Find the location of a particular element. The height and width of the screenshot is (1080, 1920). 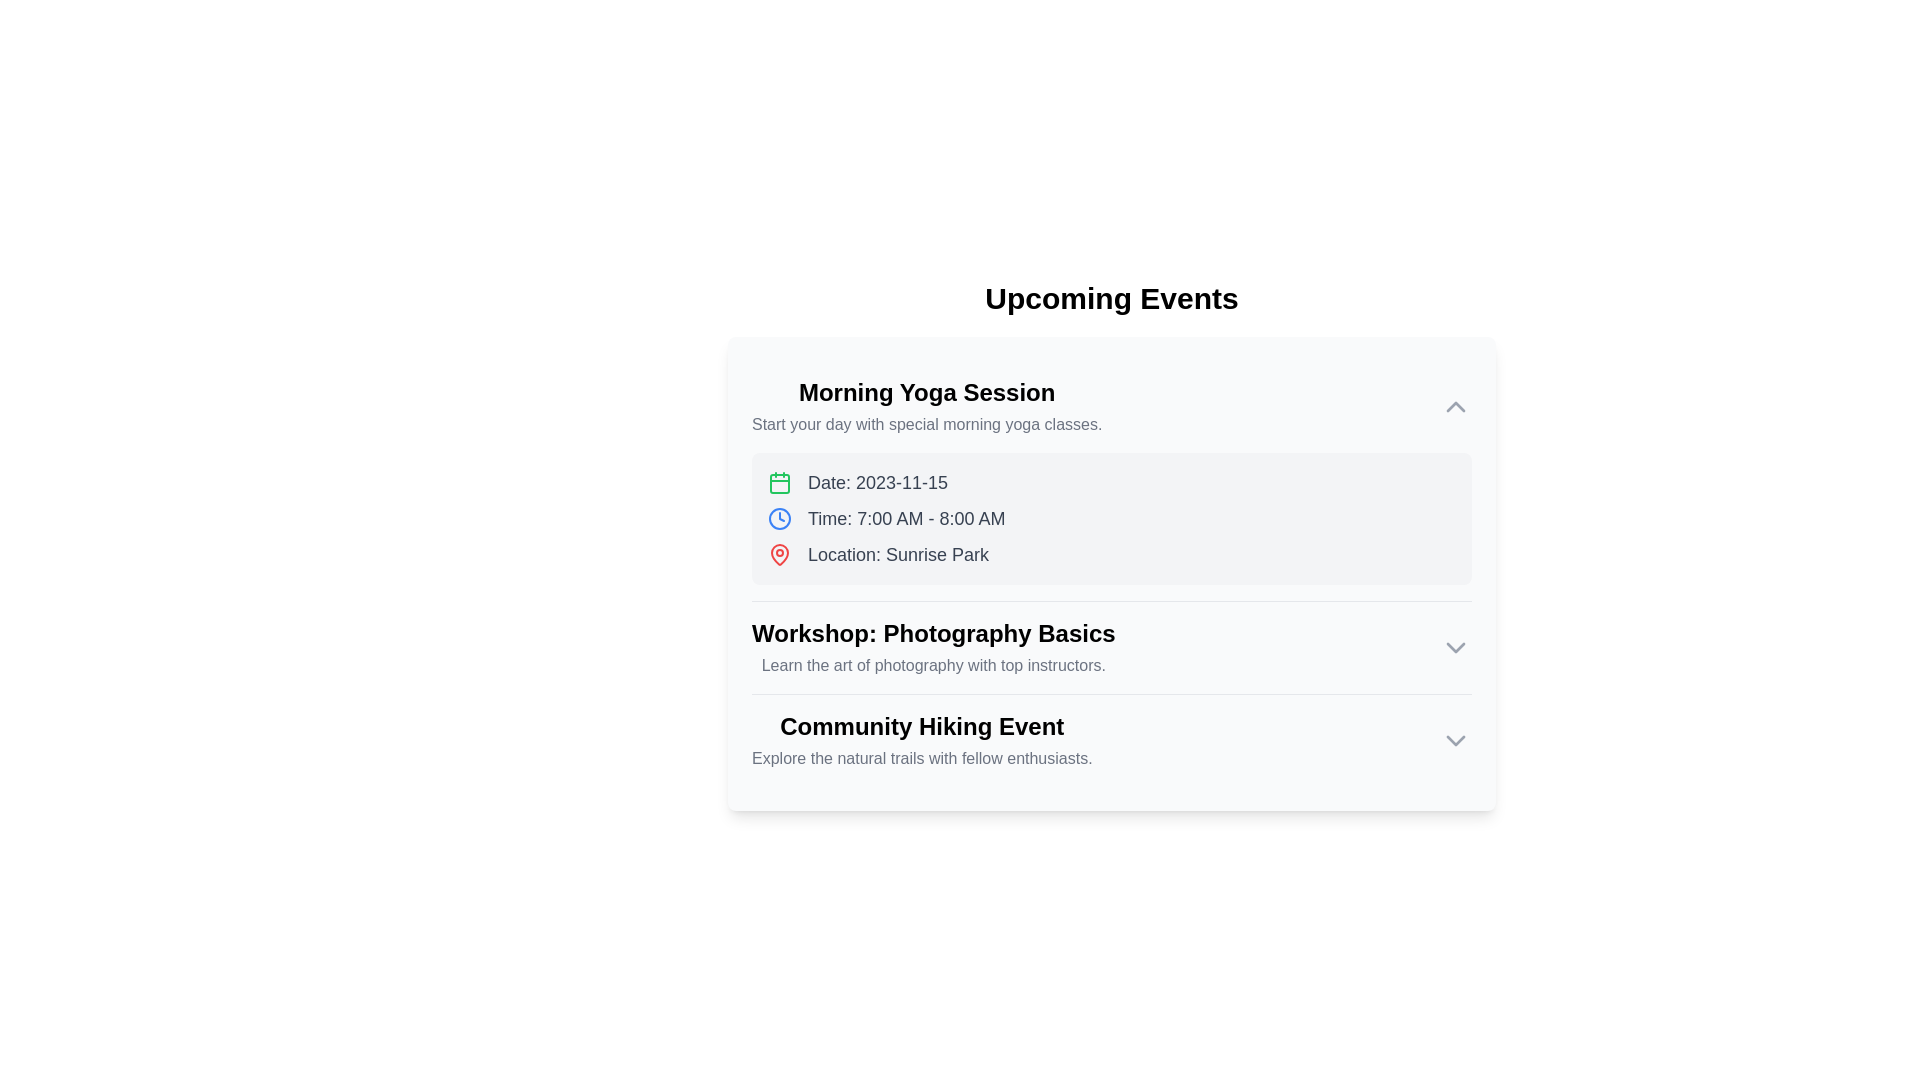

the static text displaying 'Location: Sunrise Park', which is aligned horizontally next to a red map pin icon in the 'Morning Yoga Session' section is located at coordinates (897, 555).